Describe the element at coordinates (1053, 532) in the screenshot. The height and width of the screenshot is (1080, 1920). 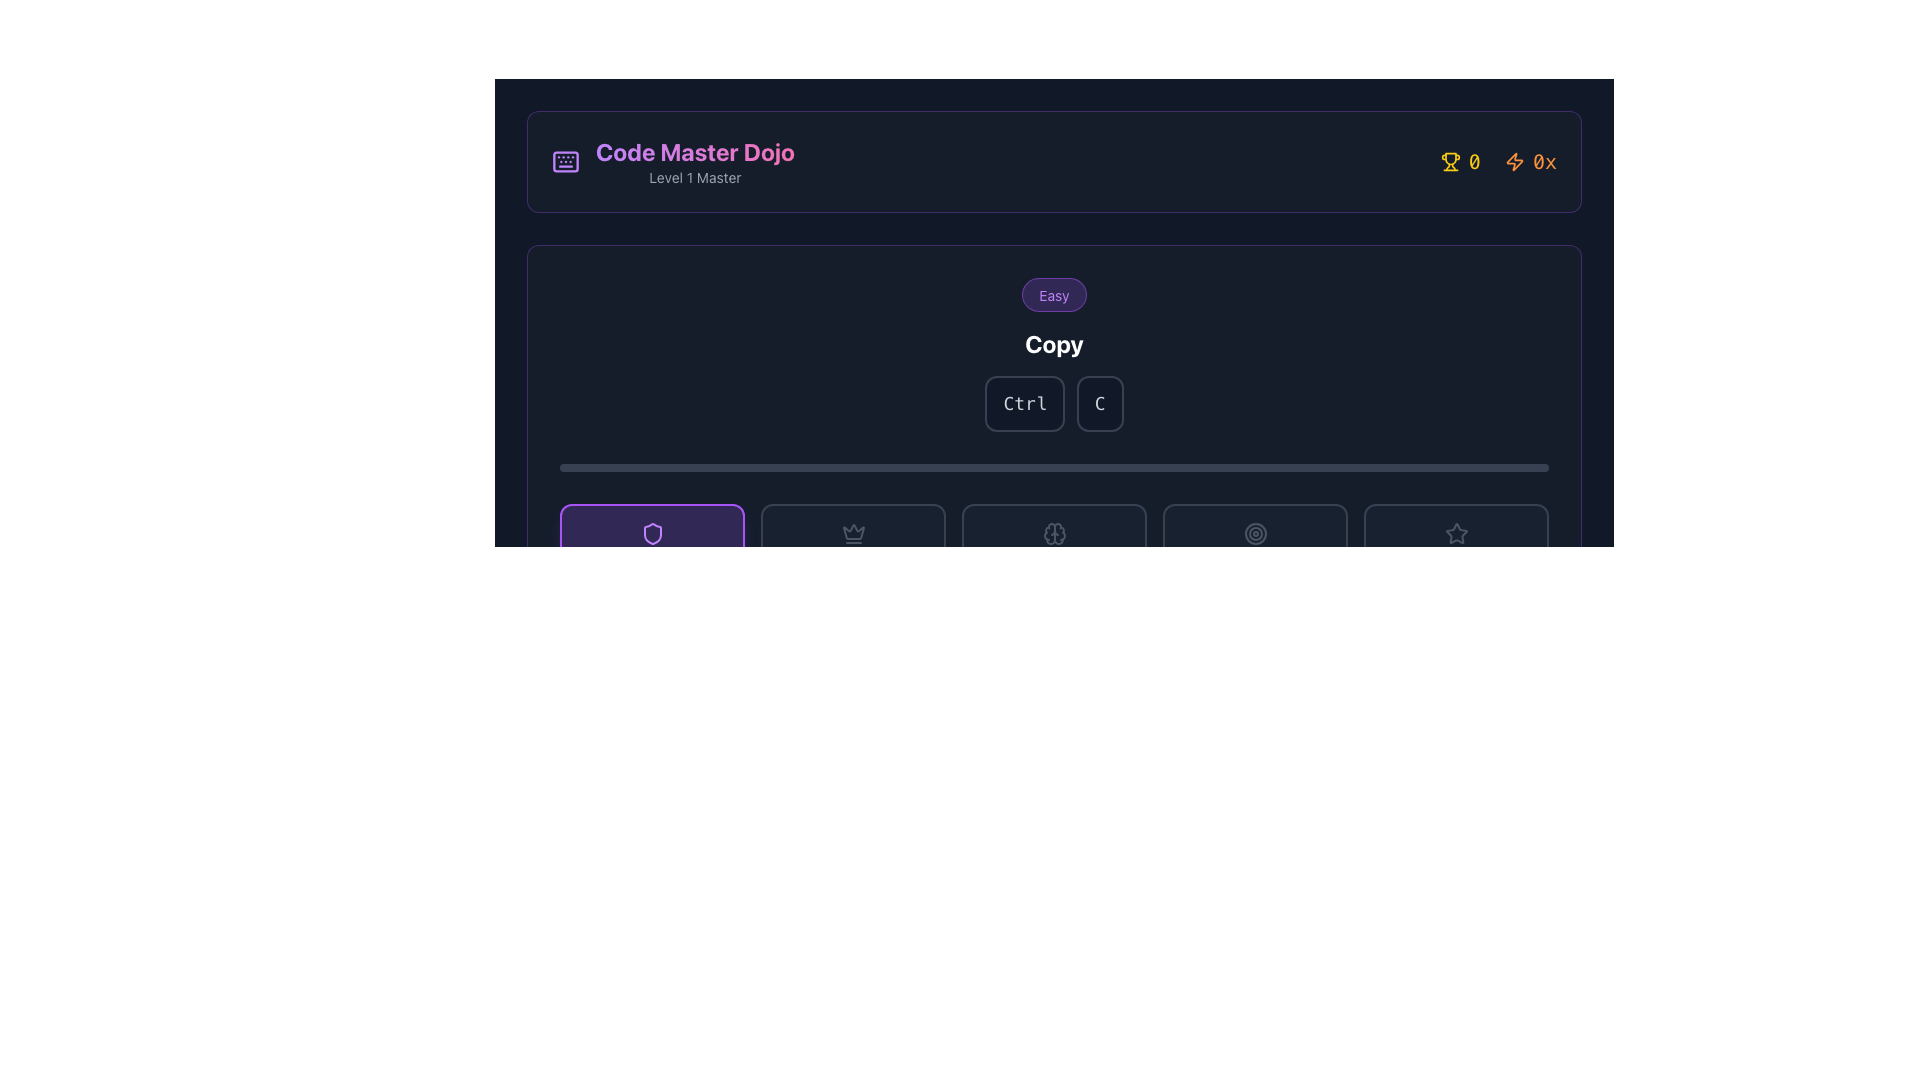
I see `the brain icon button, which is the fourth element in a row of five, featuring a simplified graphic design on a semi-transparent dark gray background` at that location.